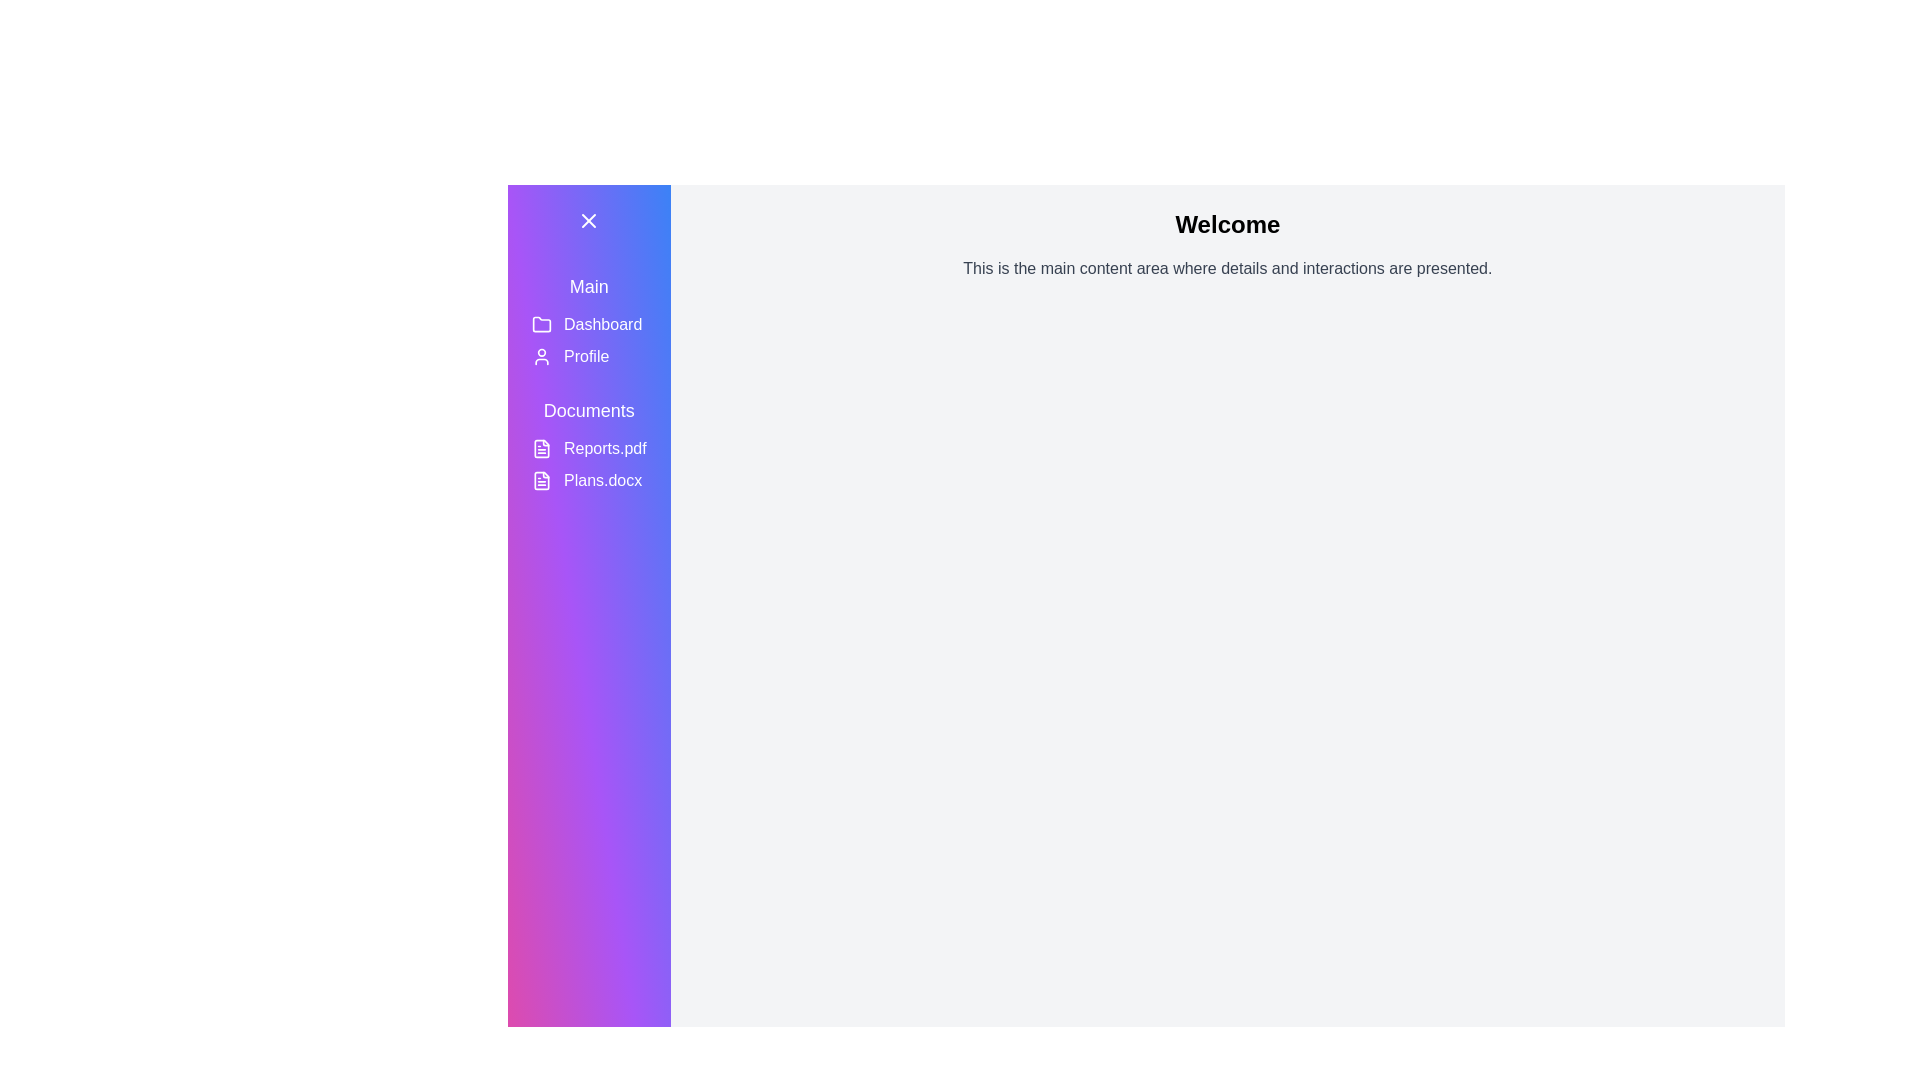  Describe the element at coordinates (588, 410) in the screenshot. I see `the text label displaying 'Documents' in bold font style, located in the vertical navigation bar with a gradient background, positioned between 'Profile' and 'Reports.pdf'` at that location.